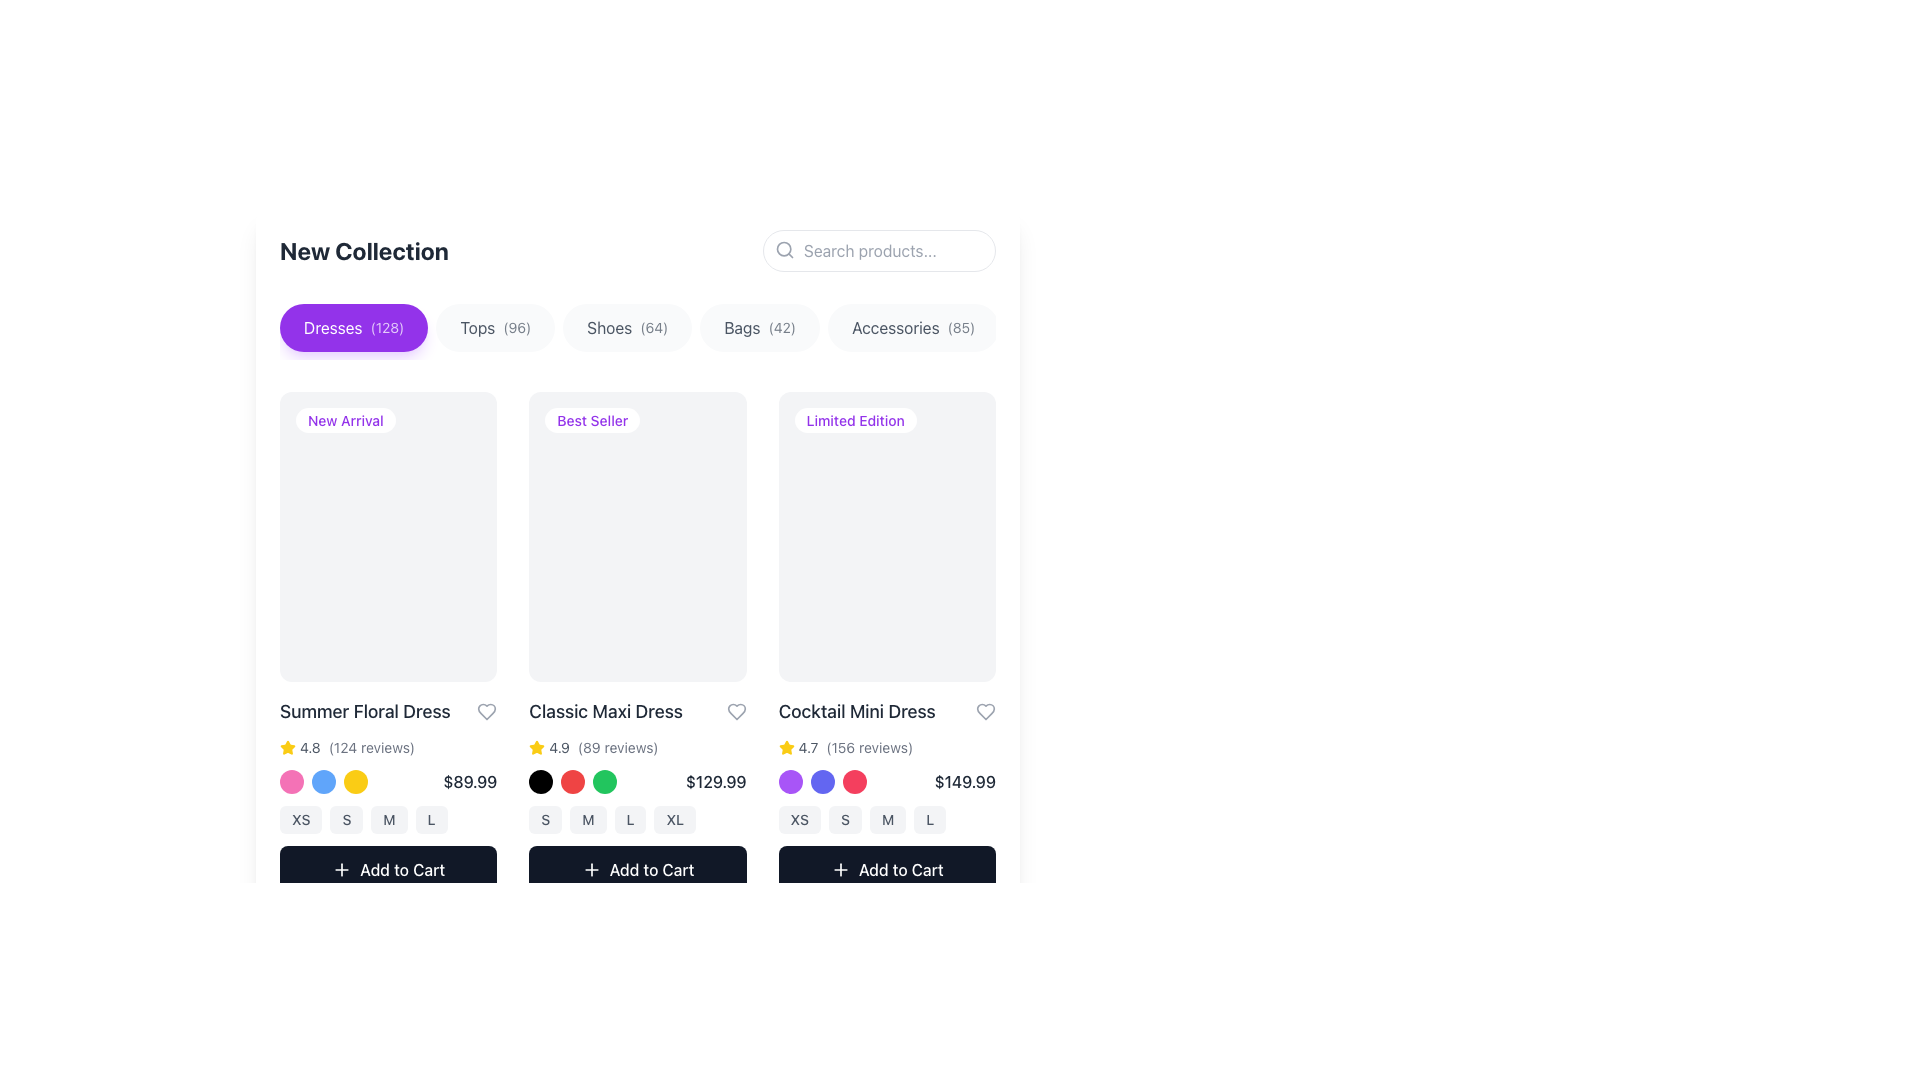  What do you see at coordinates (517, 326) in the screenshot?
I see `the text label displaying the value '(96)' which is styled in a faded gray color and positioned adjacent to 'Tops' in the category options list` at bounding box center [517, 326].